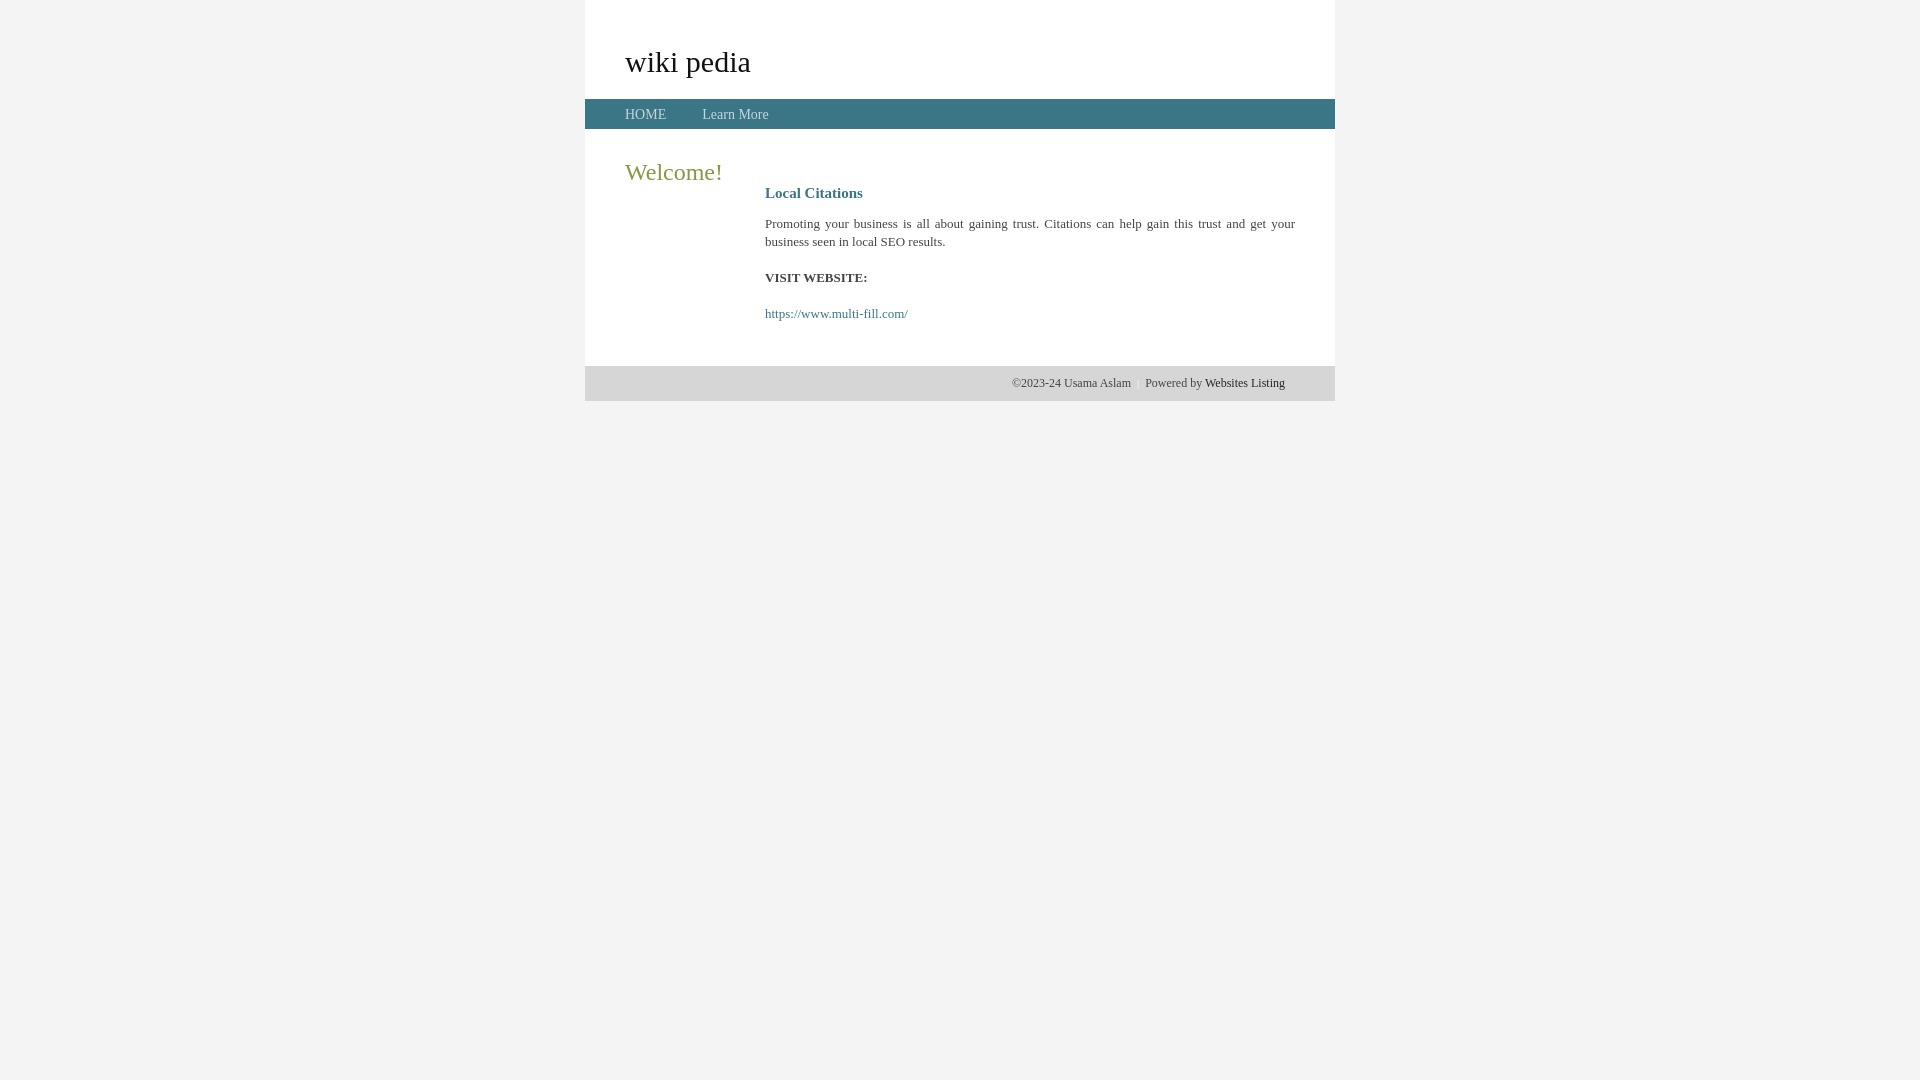  Describe the element at coordinates (836, 313) in the screenshot. I see `'https://www.multi-fill.com/'` at that location.